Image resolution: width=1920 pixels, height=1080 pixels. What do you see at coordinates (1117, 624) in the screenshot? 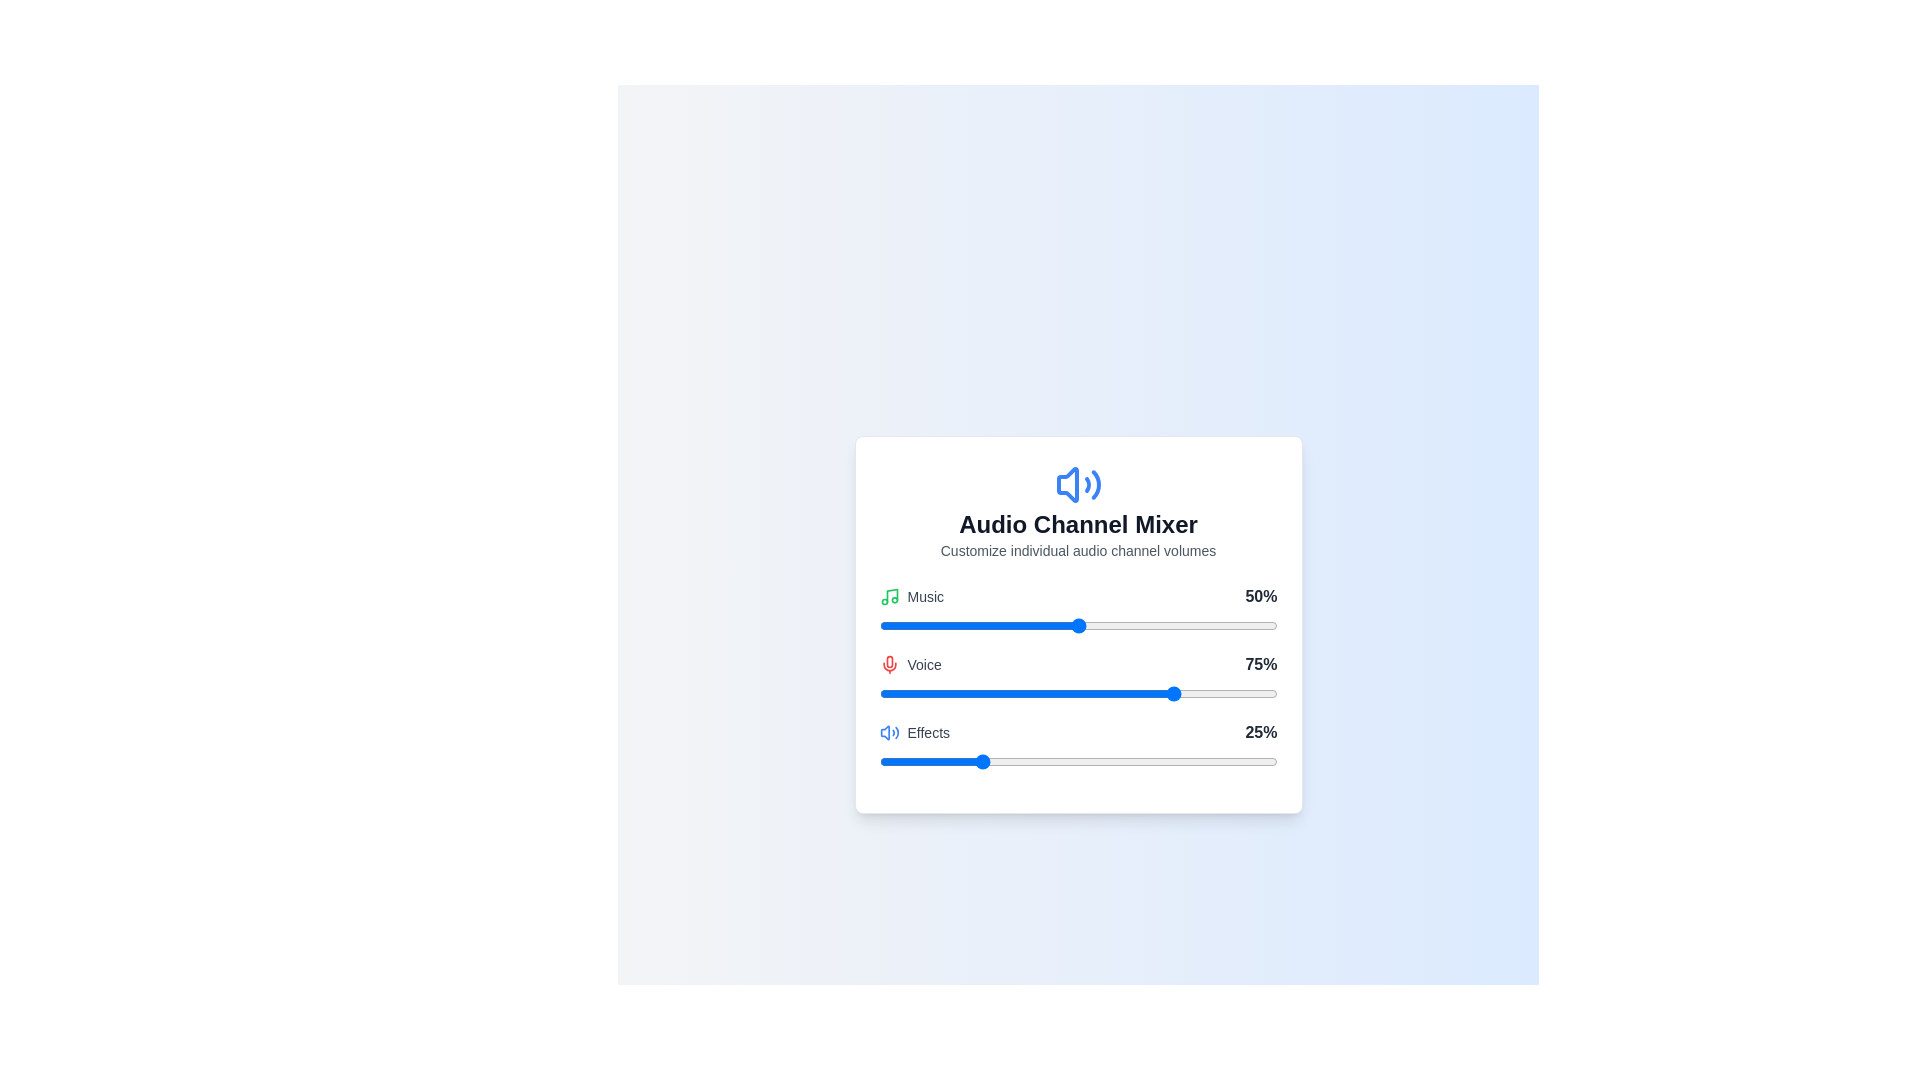
I see `music volume` at bounding box center [1117, 624].